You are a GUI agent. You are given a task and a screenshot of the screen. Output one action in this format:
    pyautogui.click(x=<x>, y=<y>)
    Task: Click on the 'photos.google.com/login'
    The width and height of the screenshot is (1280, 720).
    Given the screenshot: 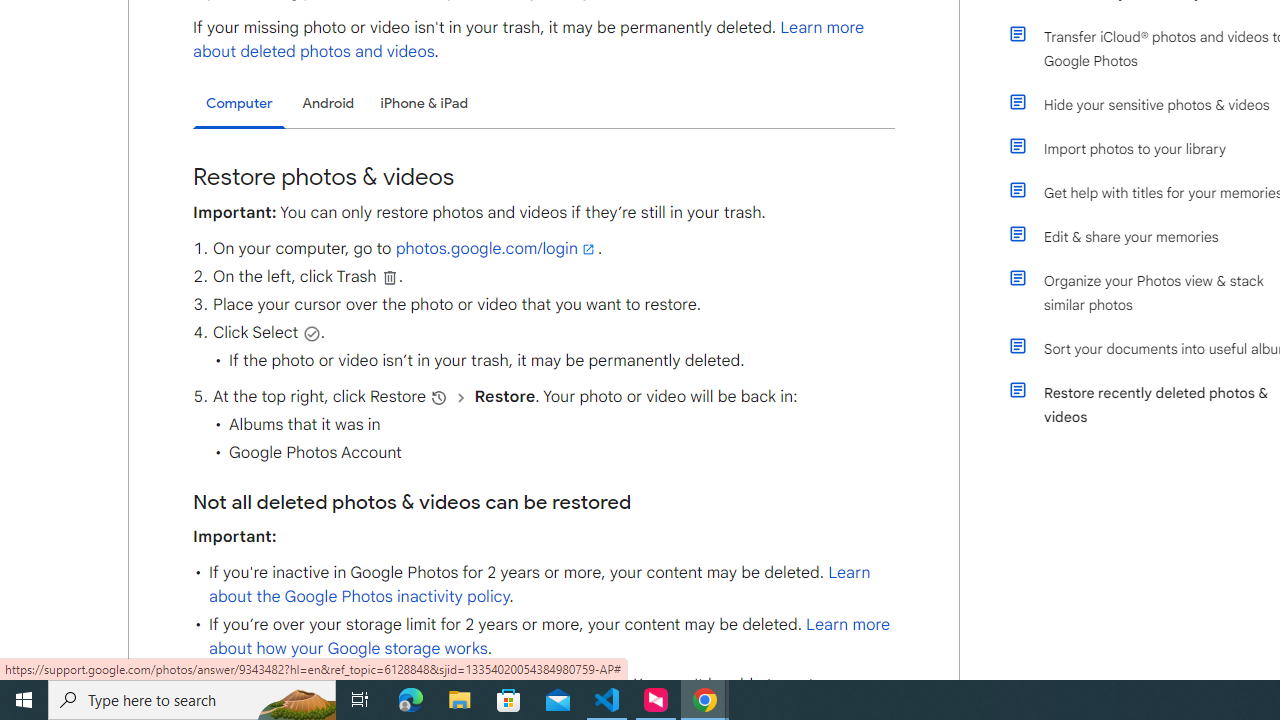 What is the action you would take?
    pyautogui.click(x=496, y=248)
    